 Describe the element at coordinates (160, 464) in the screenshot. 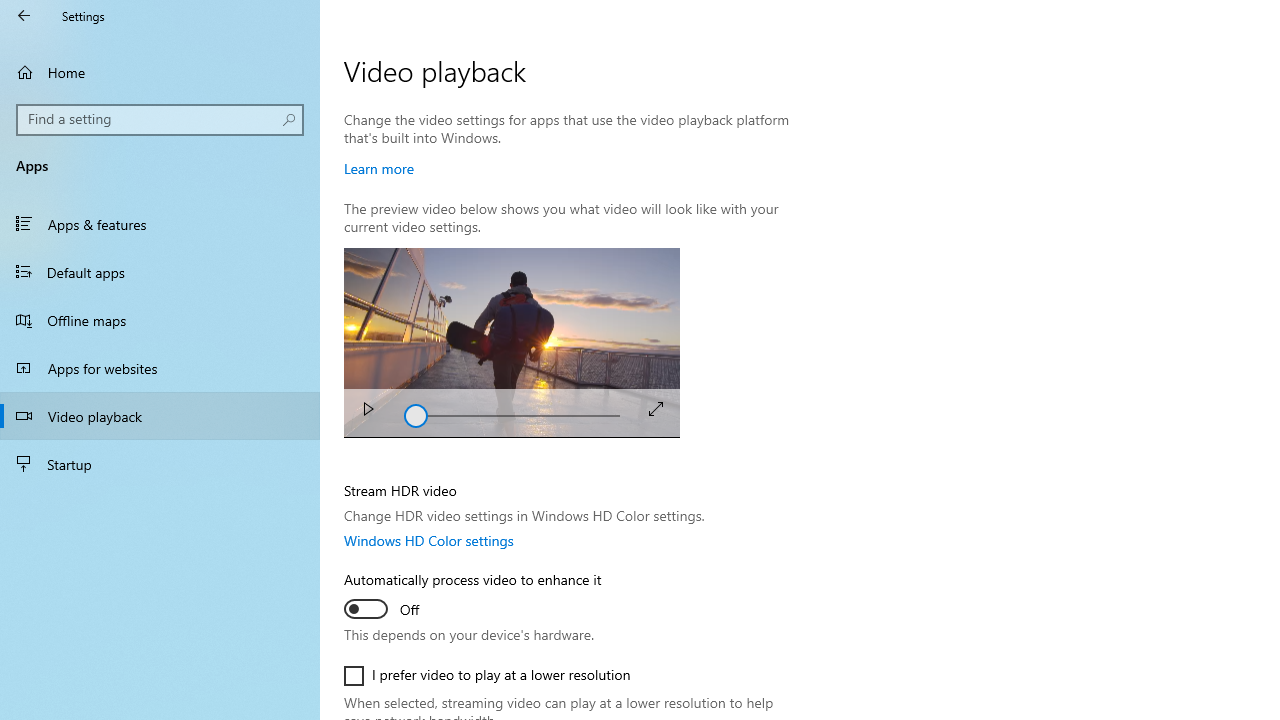

I see `'Startup'` at that location.